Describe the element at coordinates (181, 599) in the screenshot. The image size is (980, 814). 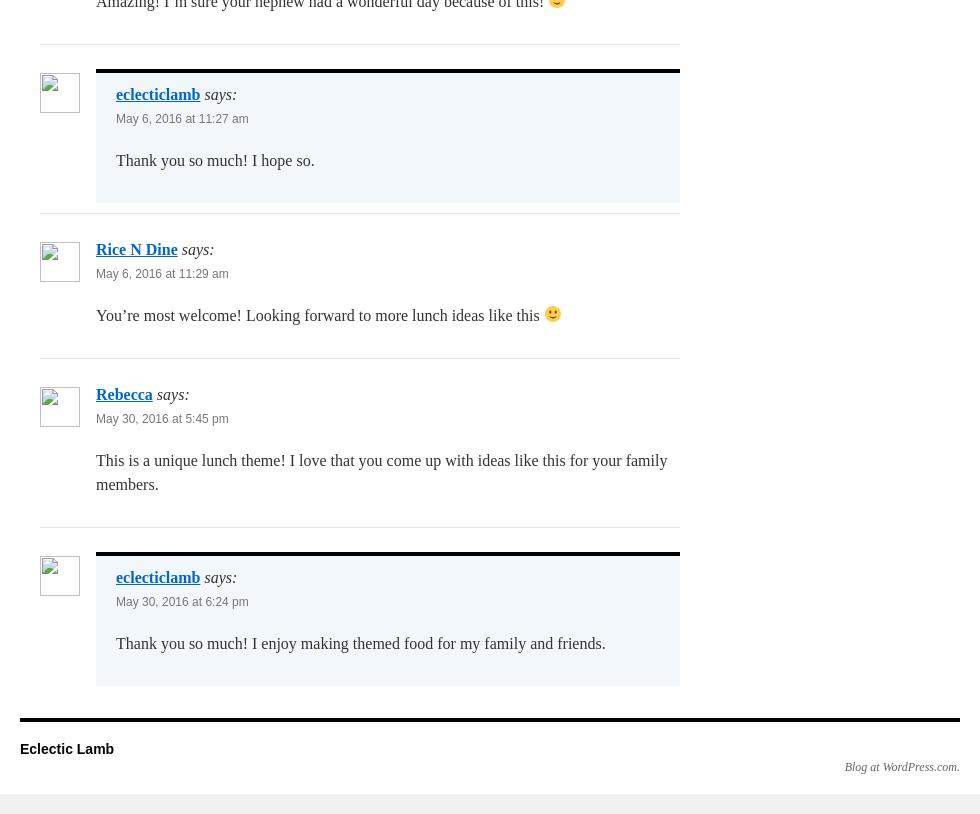
I see `'May 30, 2016 at 6:24 pm'` at that location.